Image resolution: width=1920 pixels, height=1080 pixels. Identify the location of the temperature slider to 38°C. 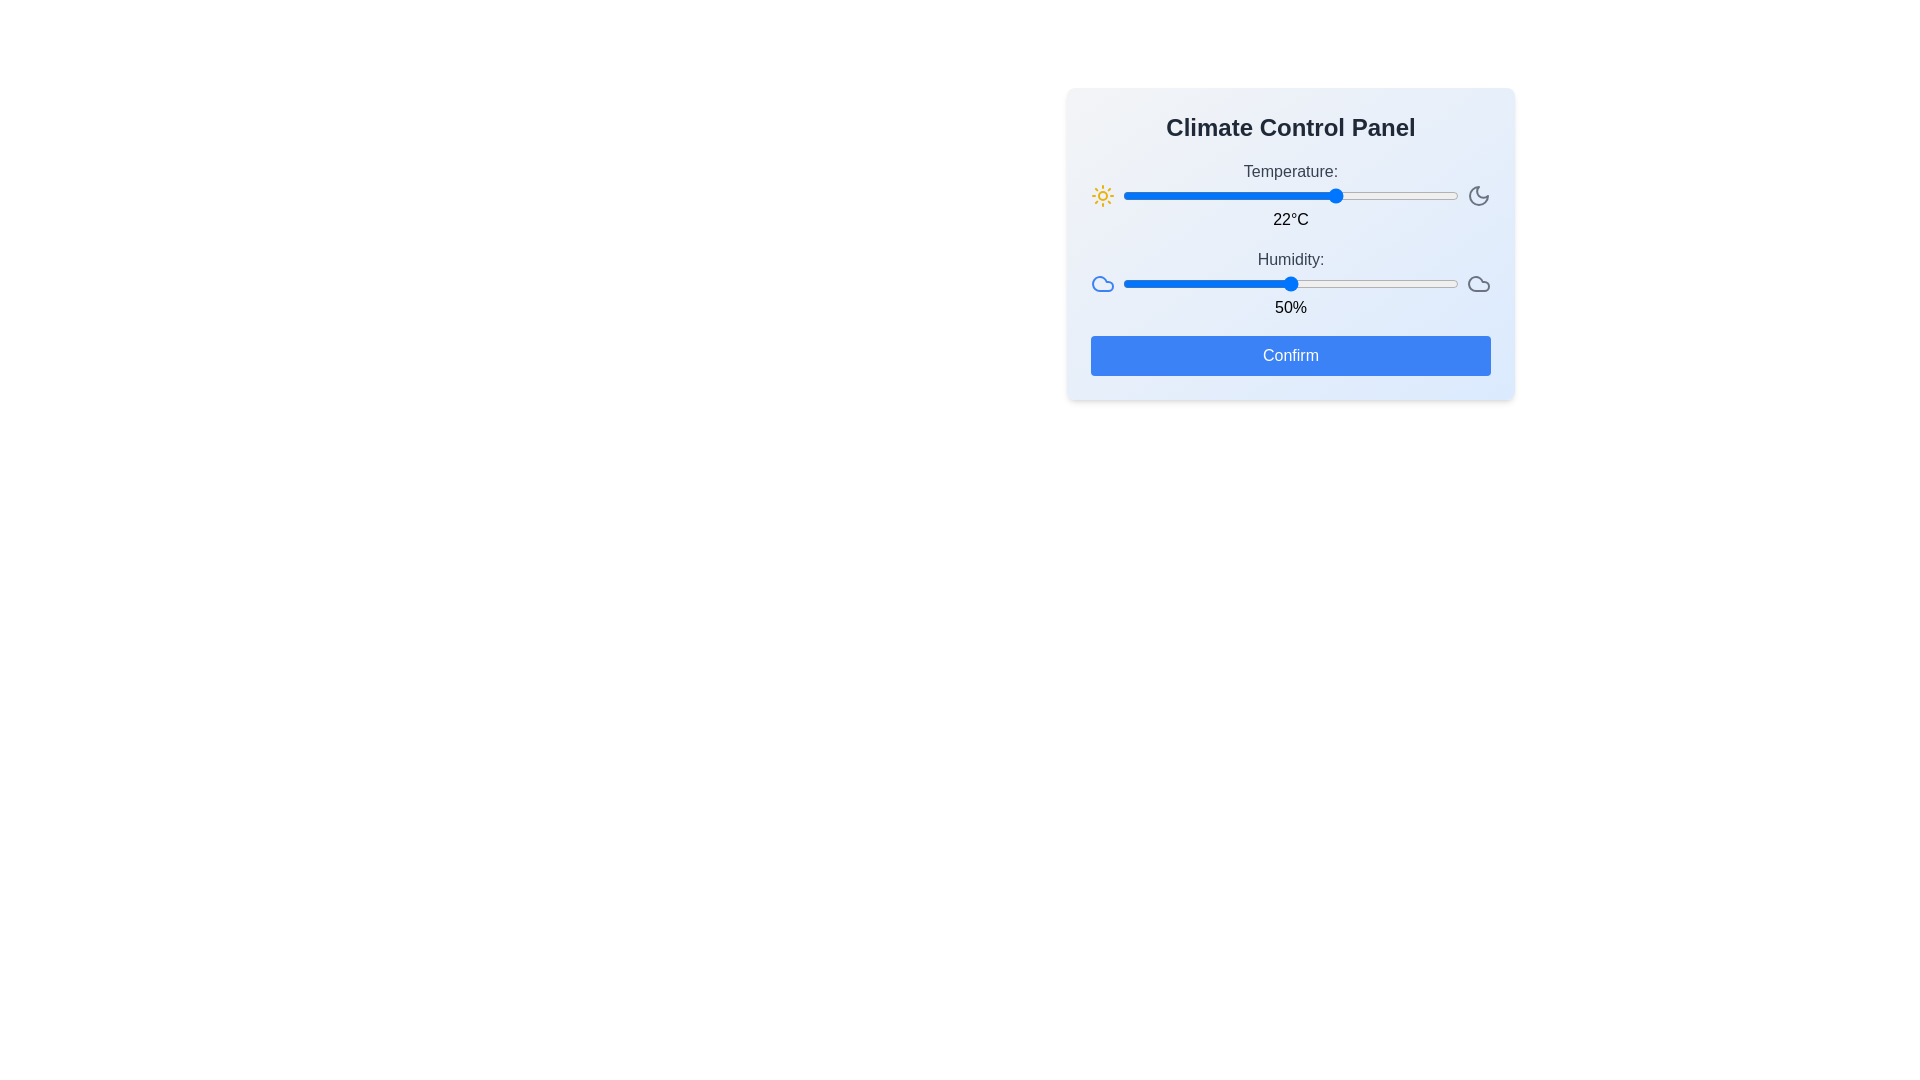
(1445, 196).